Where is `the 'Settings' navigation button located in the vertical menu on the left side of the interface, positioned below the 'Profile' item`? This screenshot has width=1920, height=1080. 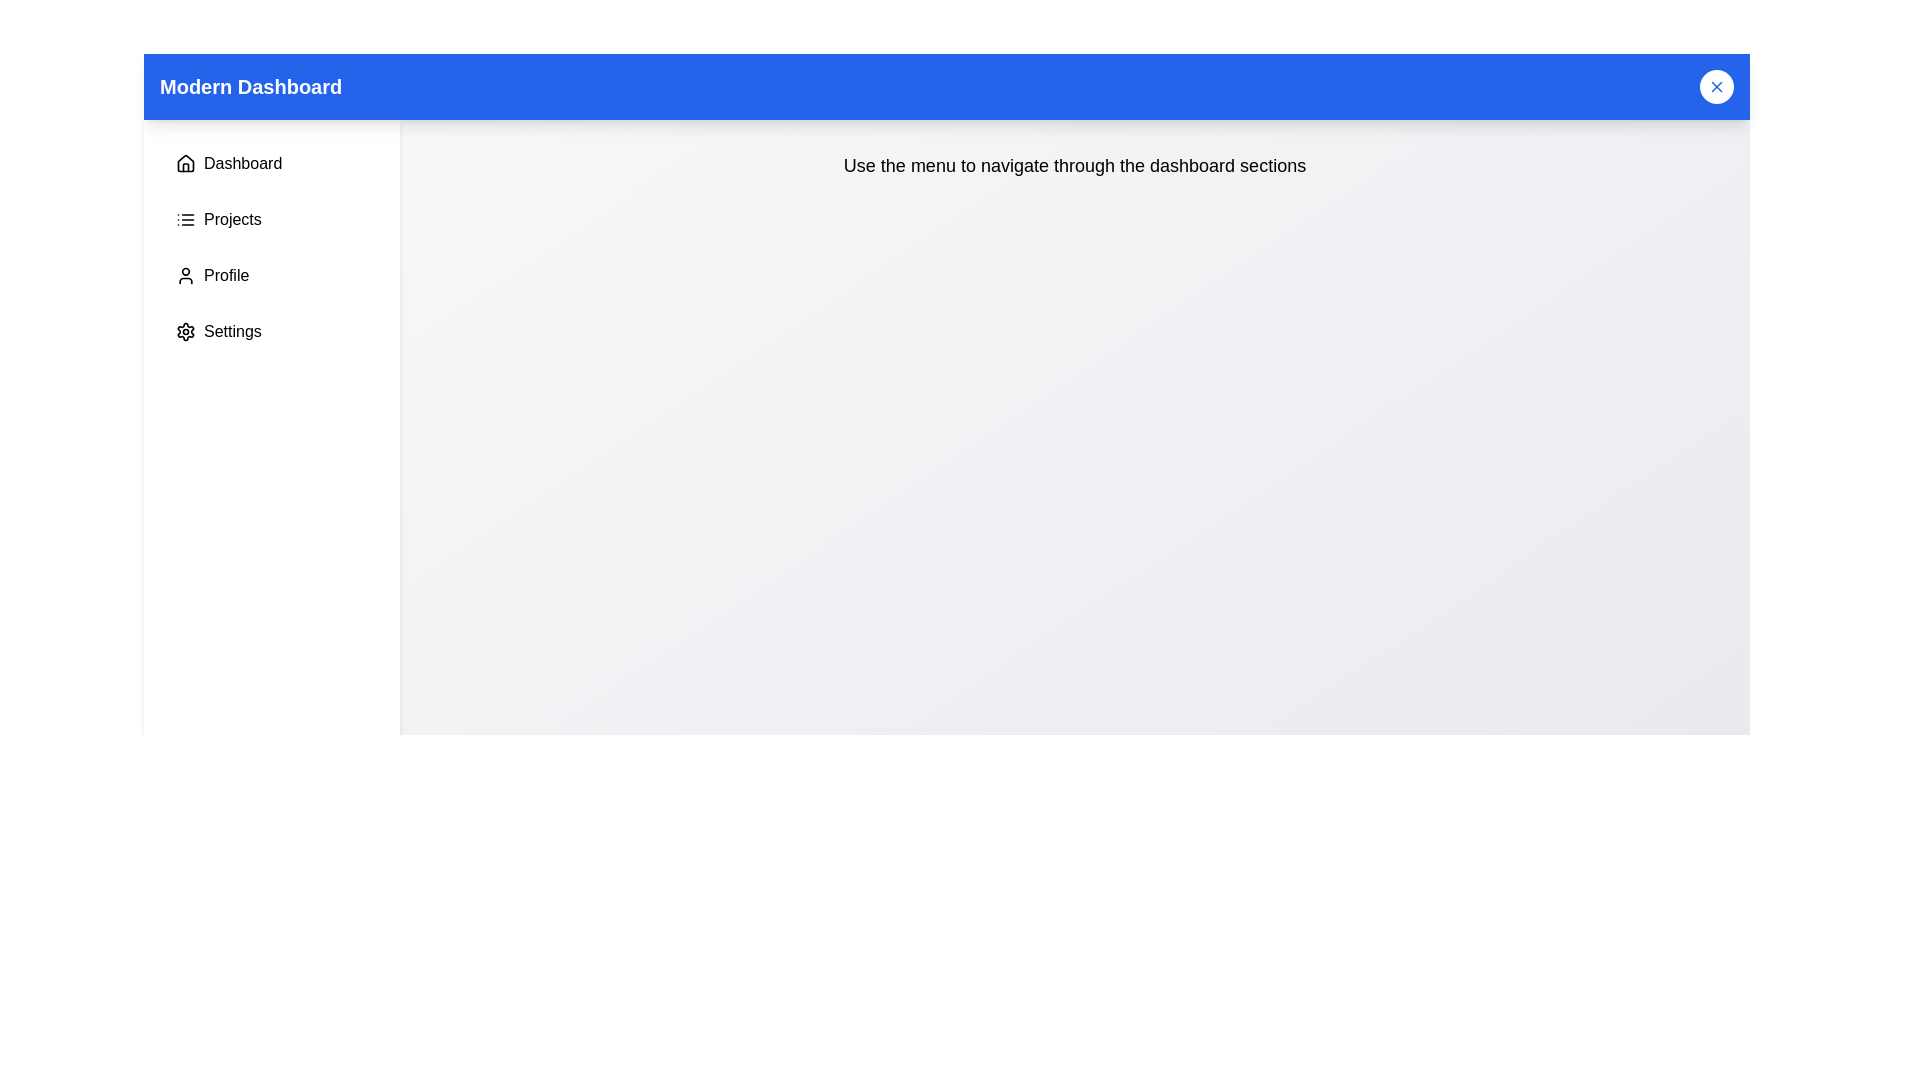 the 'Settings' navigation button located in the vertical menu on the left side of the interface, positioned below the 'Profile' item is located at coordinates (271, 330).